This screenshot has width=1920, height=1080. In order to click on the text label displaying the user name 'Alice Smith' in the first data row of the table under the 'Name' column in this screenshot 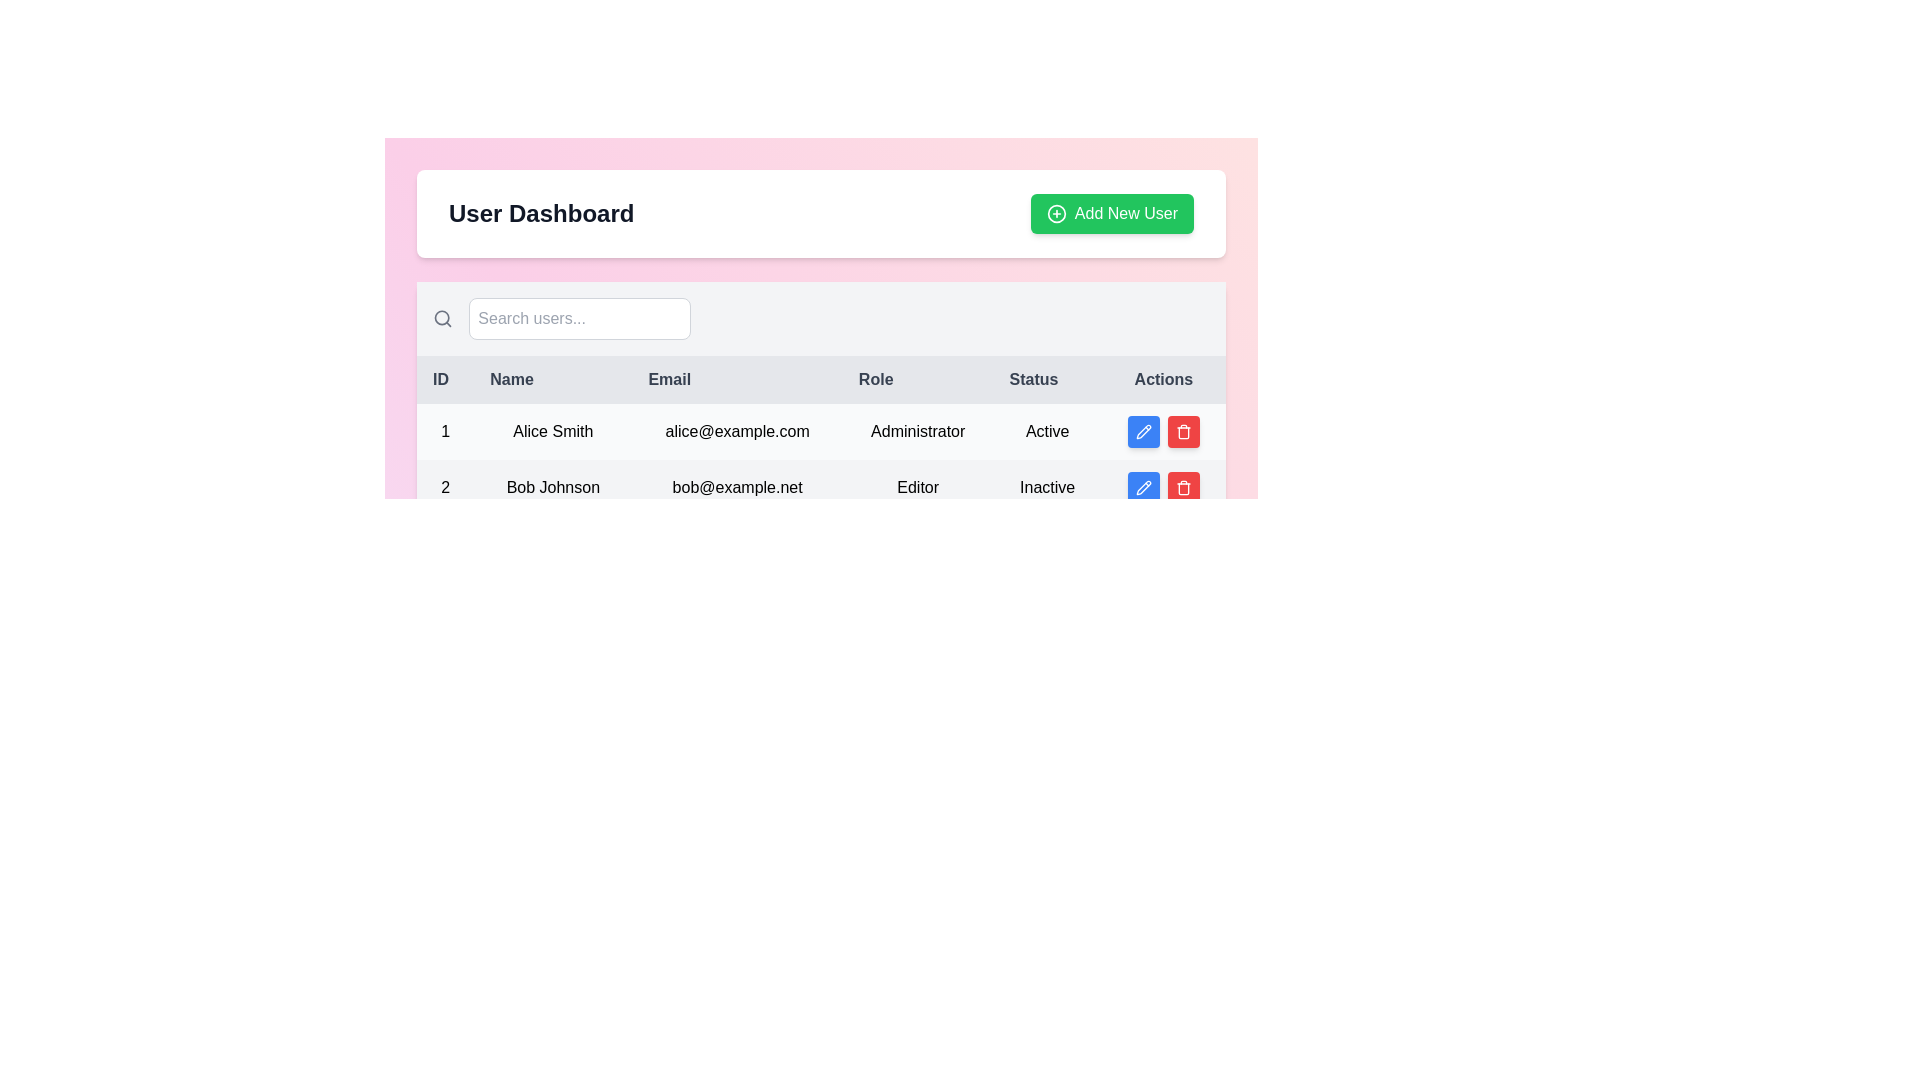, I will do `click(553, 431)`.